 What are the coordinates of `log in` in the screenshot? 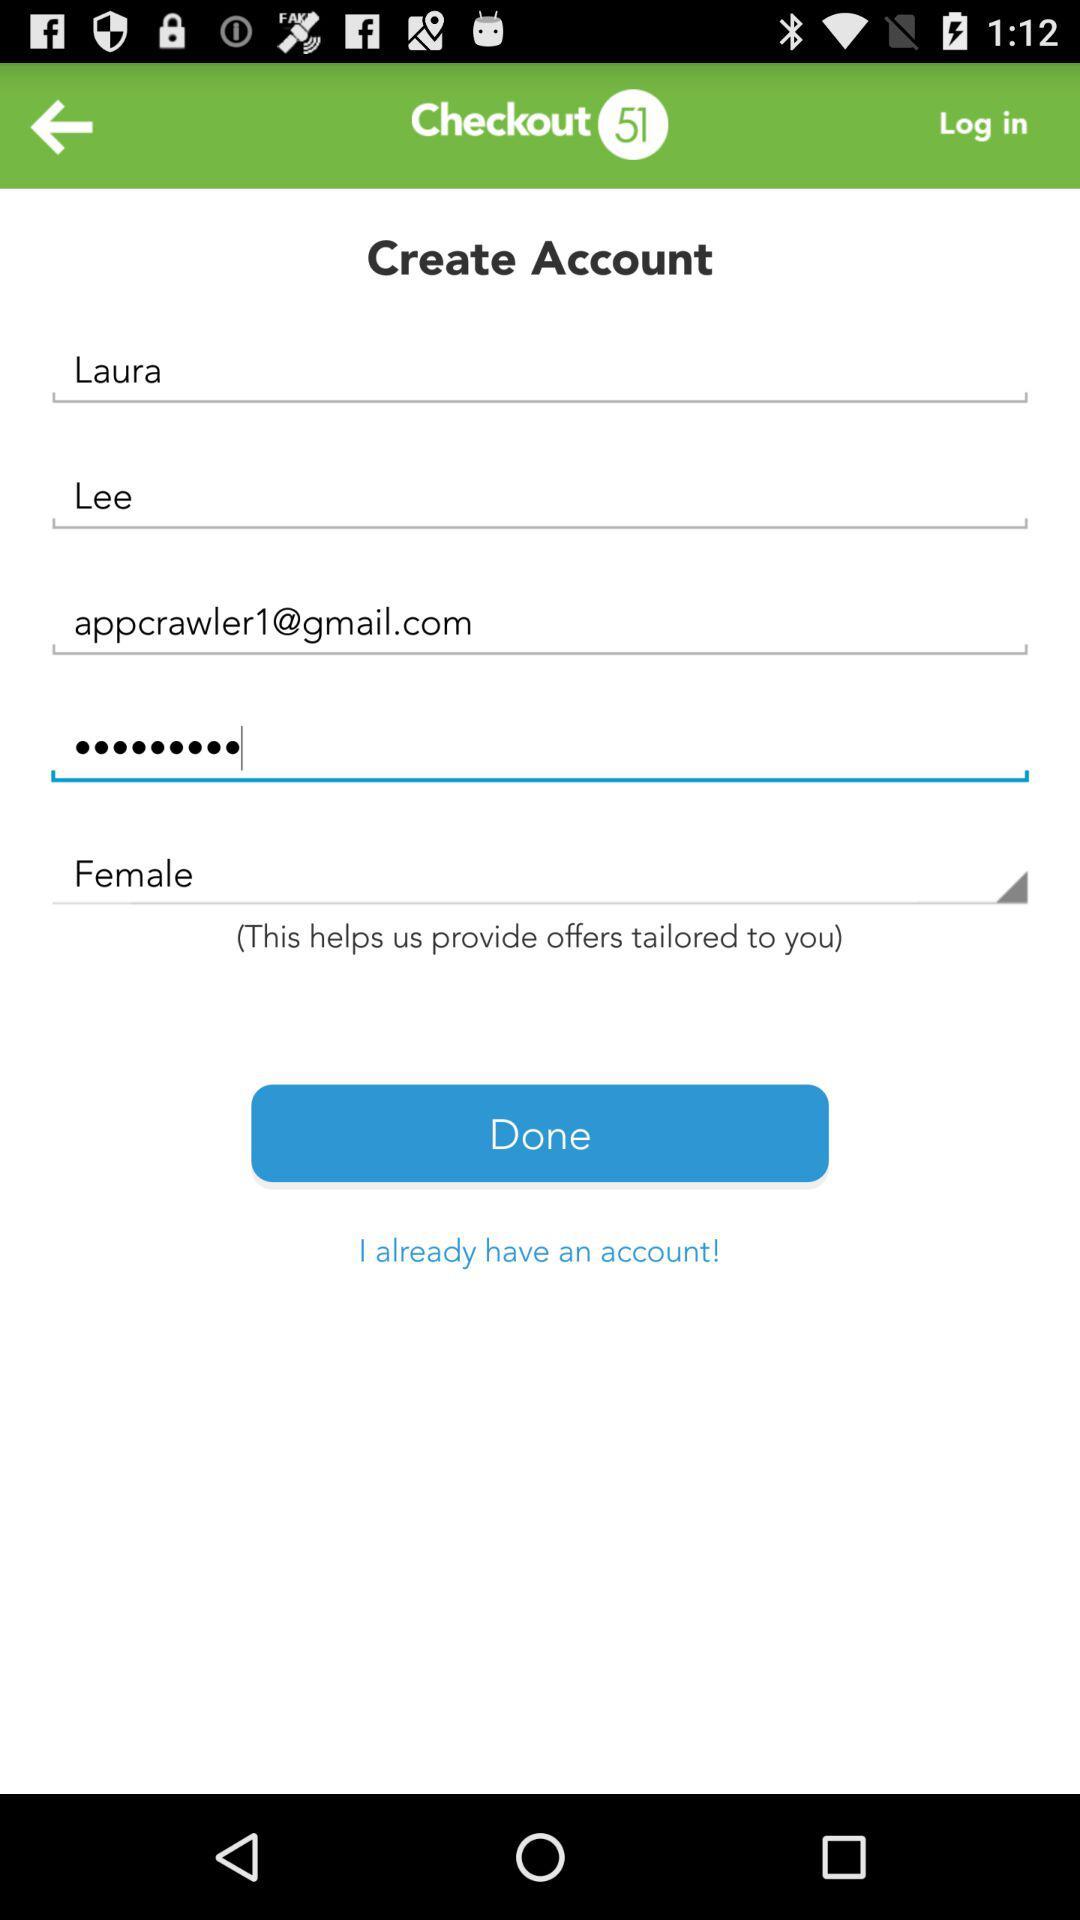 It's located at (988, 124).